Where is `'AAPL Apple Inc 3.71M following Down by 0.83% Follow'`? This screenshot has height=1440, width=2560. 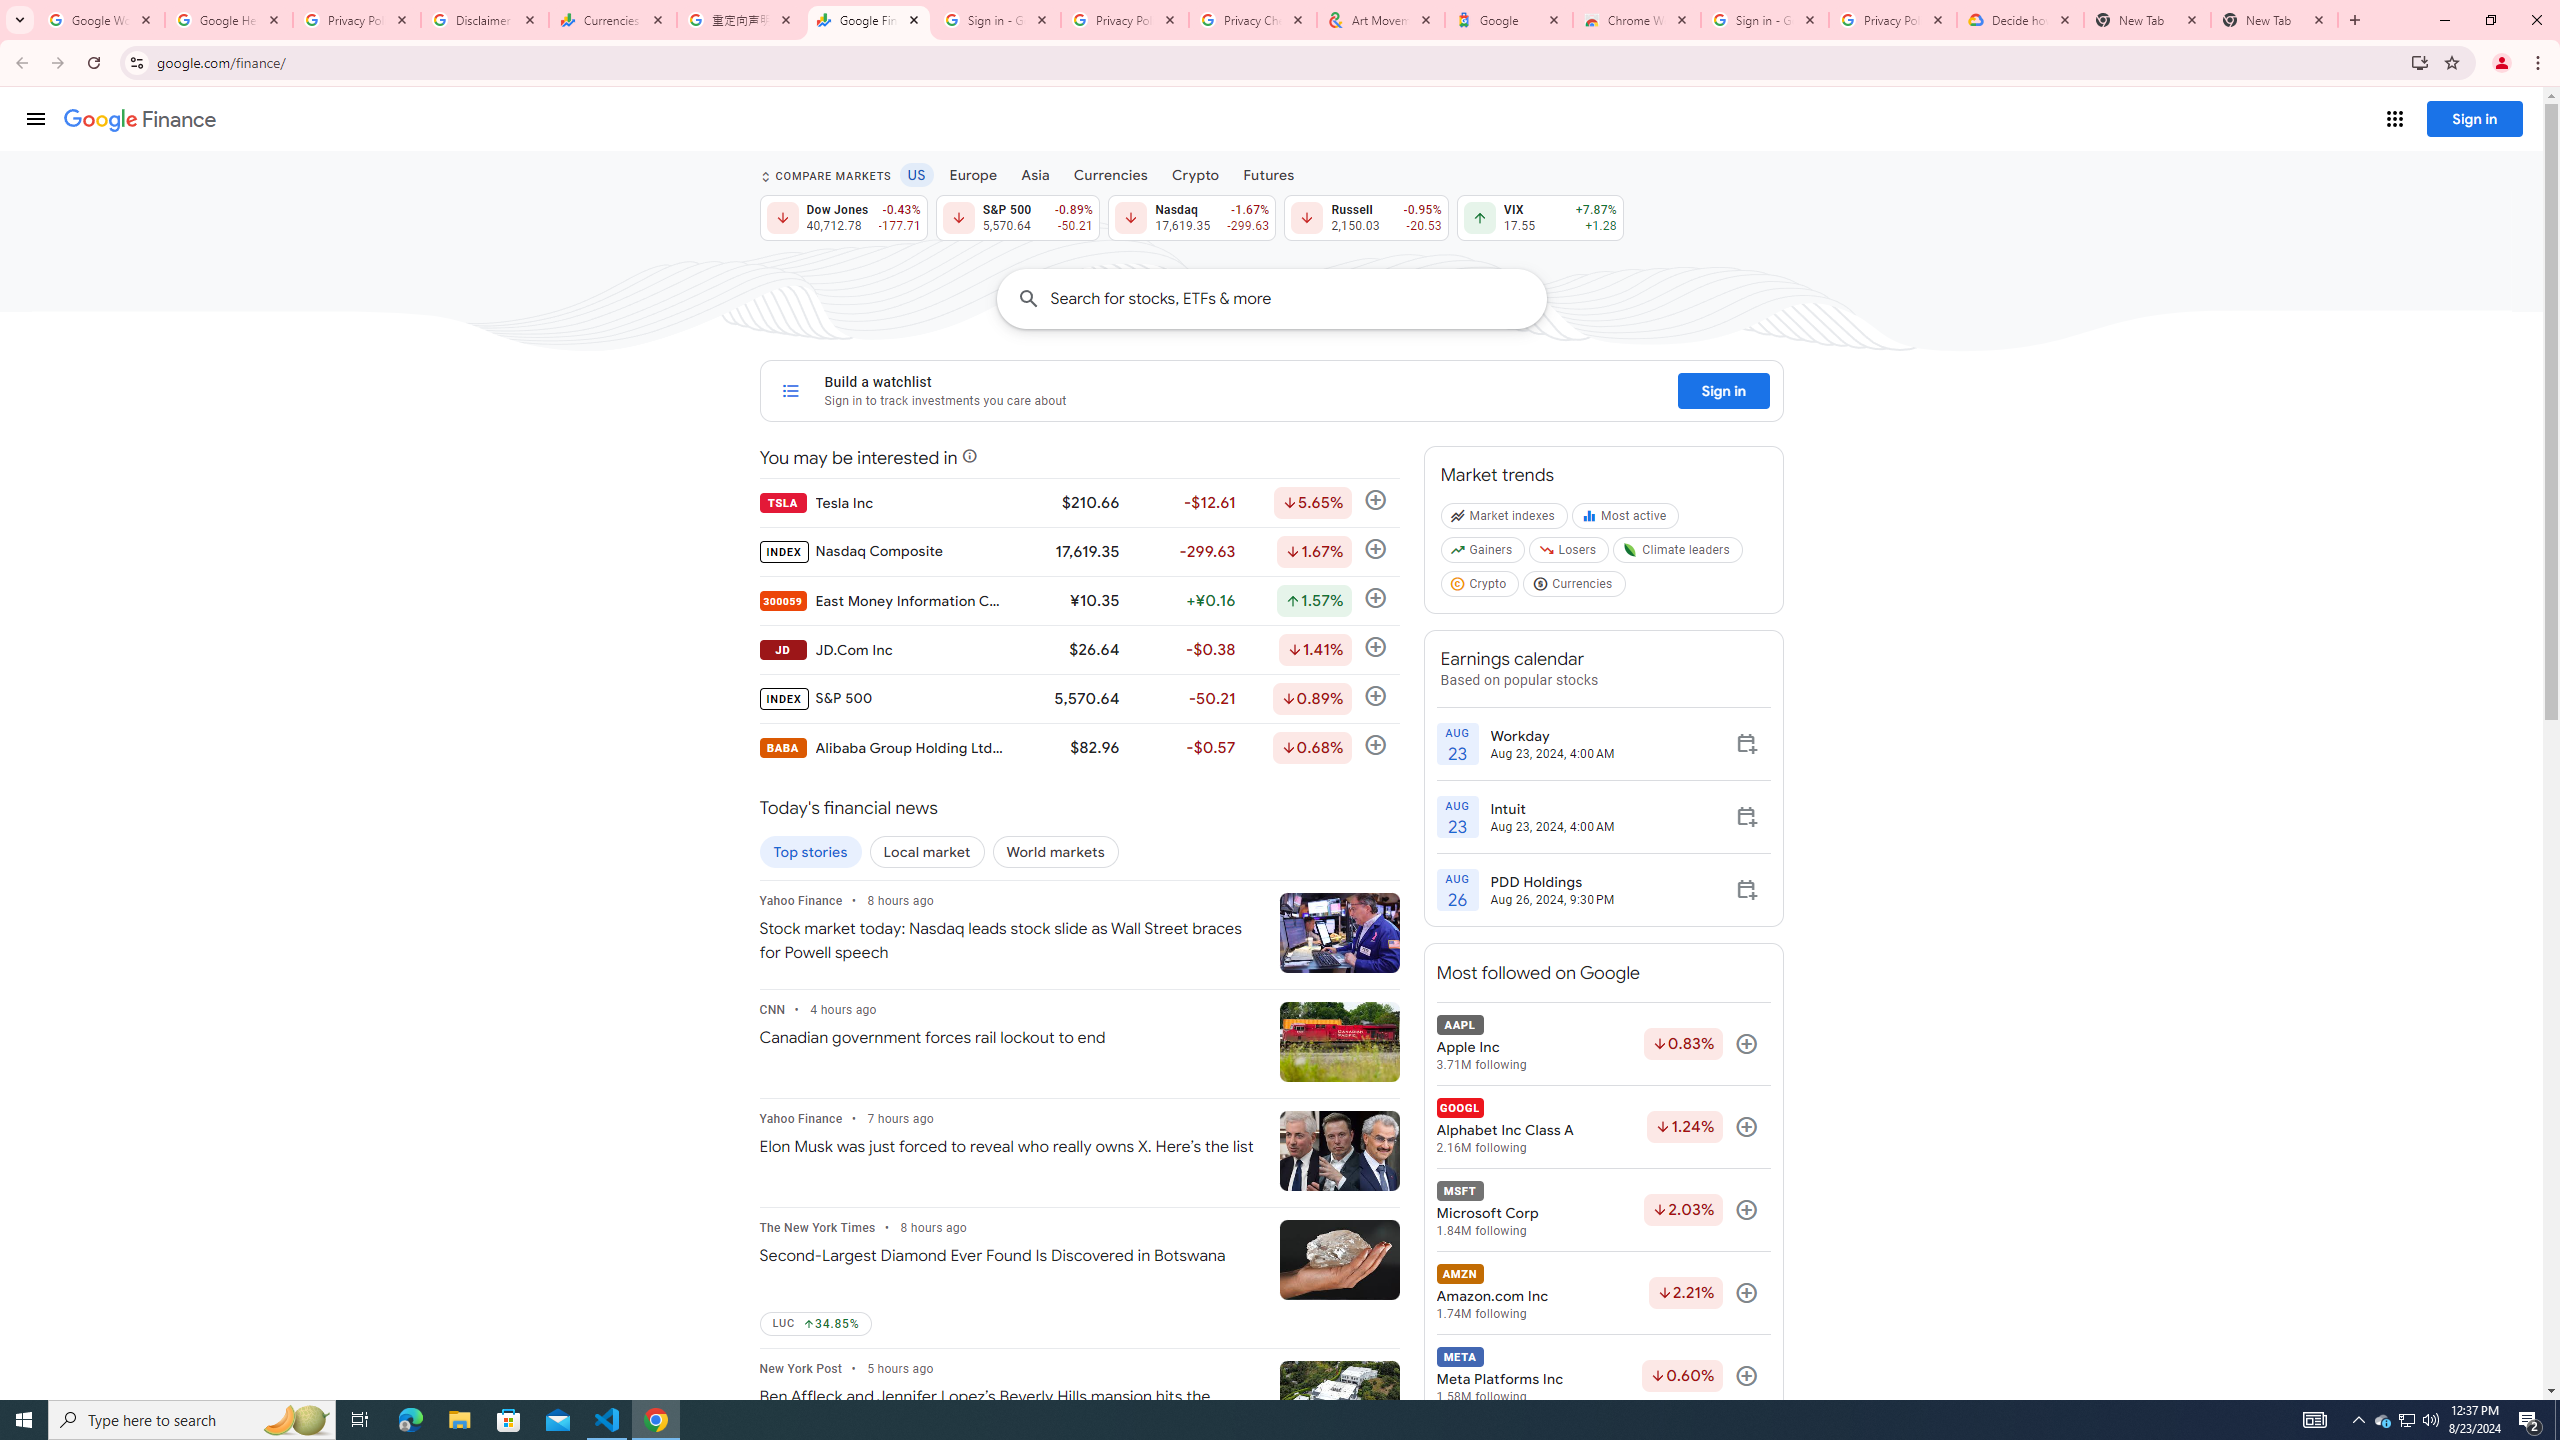
'AAPL Apple Inc 3.71M following Down by 0.83% Follow' is located at coordinates (1602, 1043).